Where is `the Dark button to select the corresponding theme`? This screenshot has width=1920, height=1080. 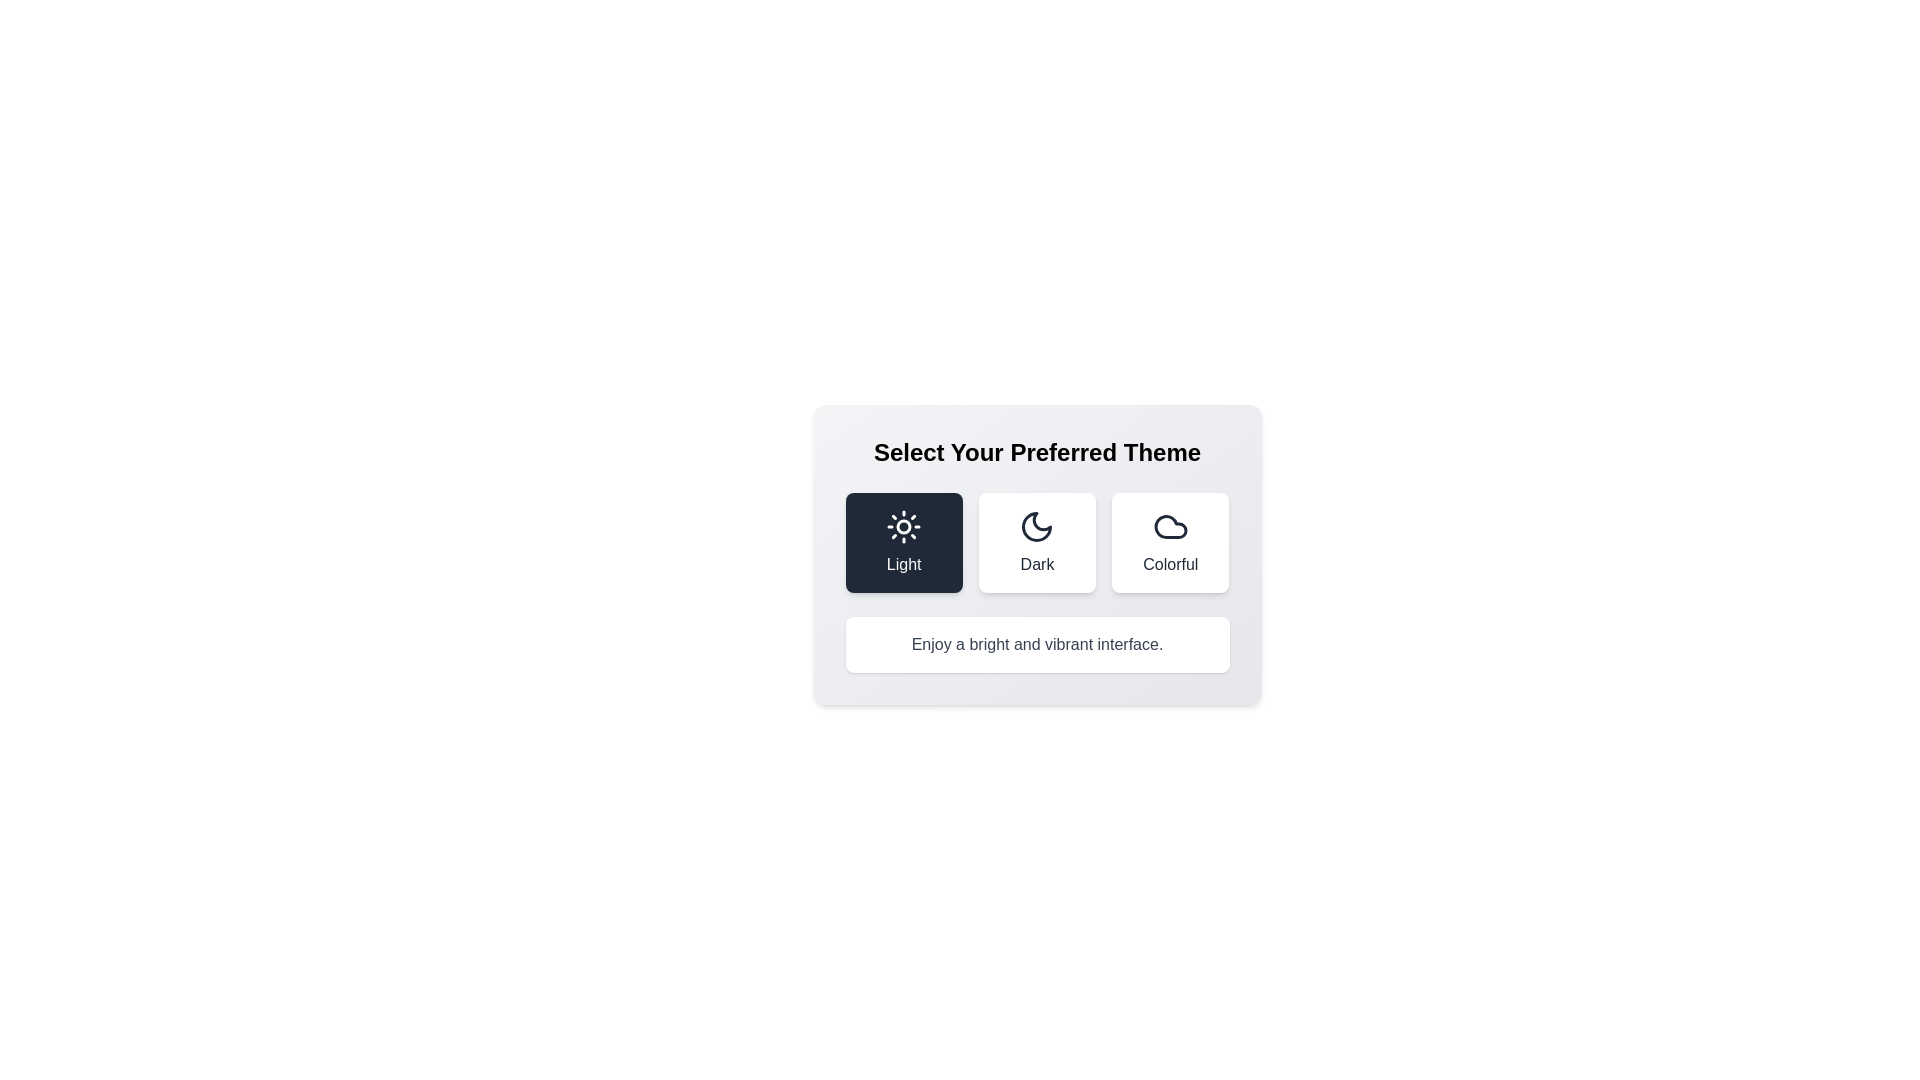 the Dark button to select the corresponding theme is located at coordinates (1037, 543).